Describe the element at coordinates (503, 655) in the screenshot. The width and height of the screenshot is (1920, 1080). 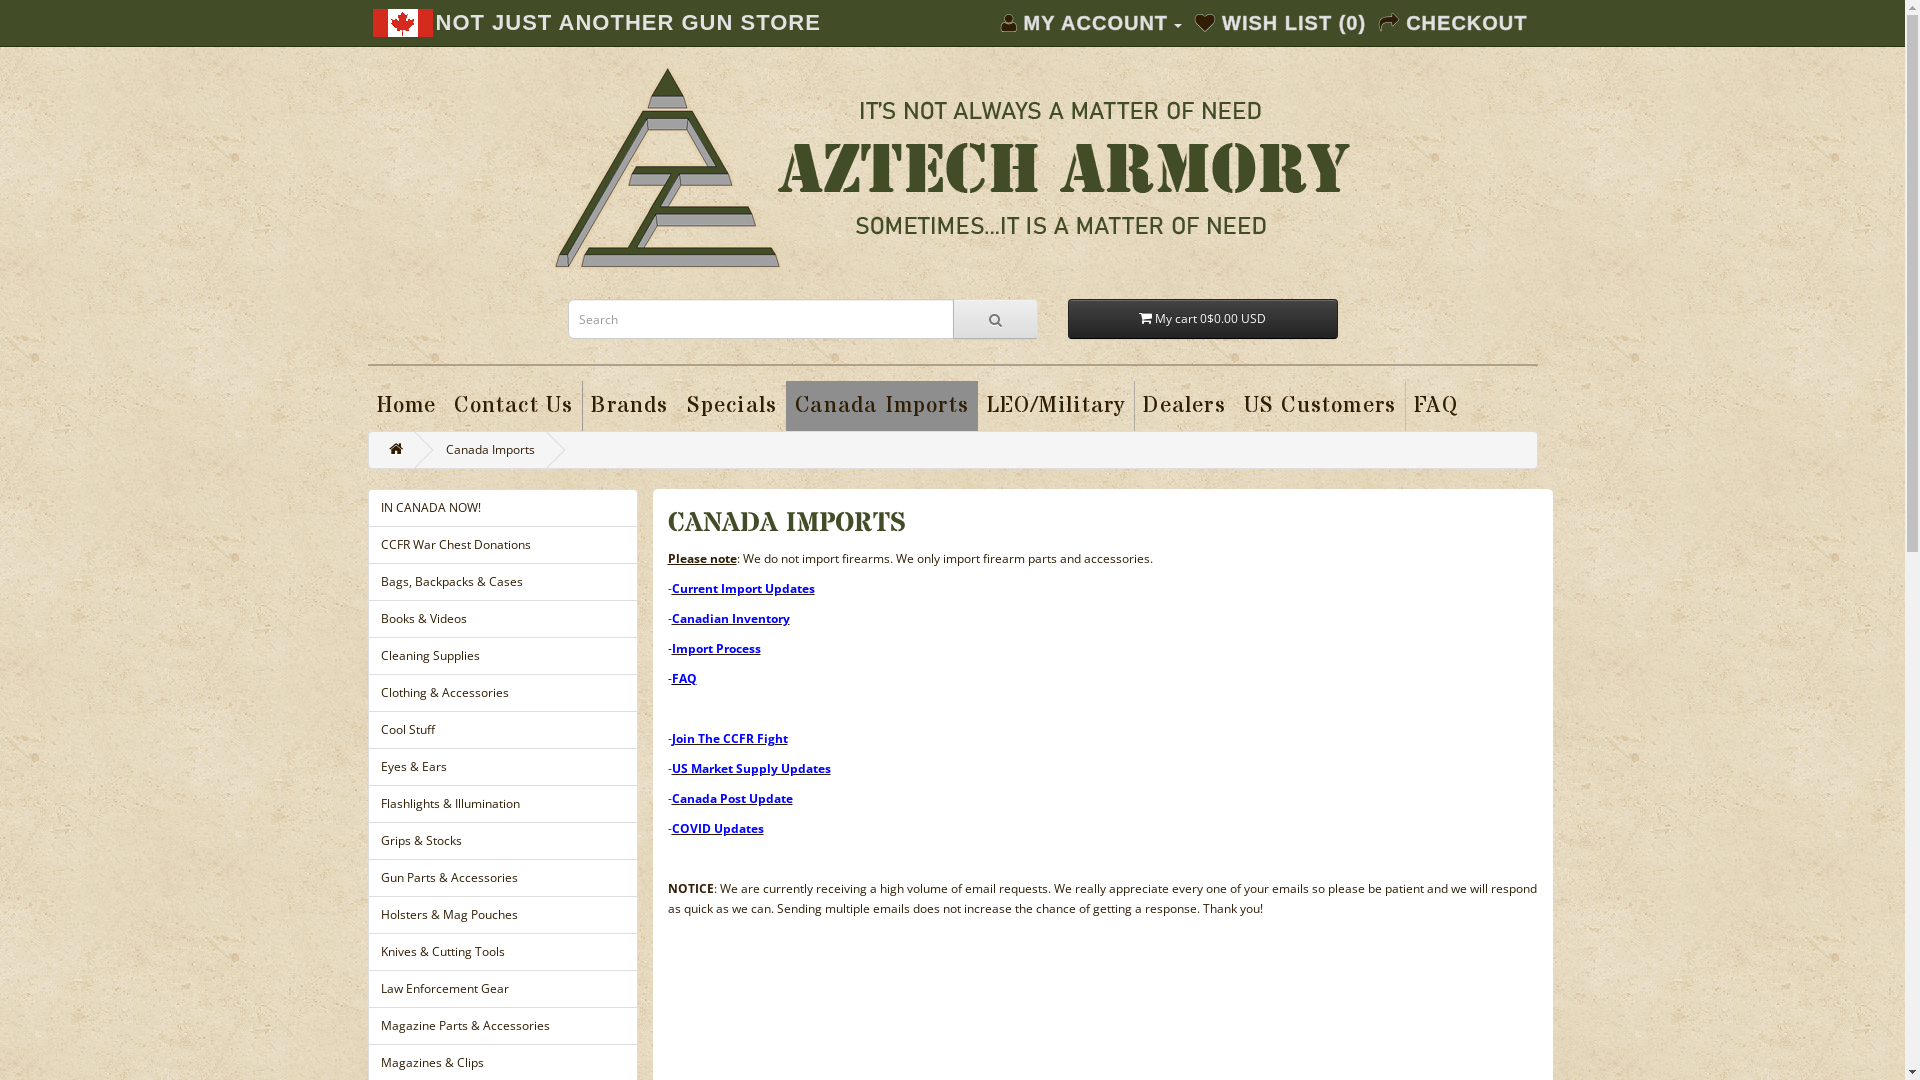
I see `'Cleaning Supplies'` at that location.